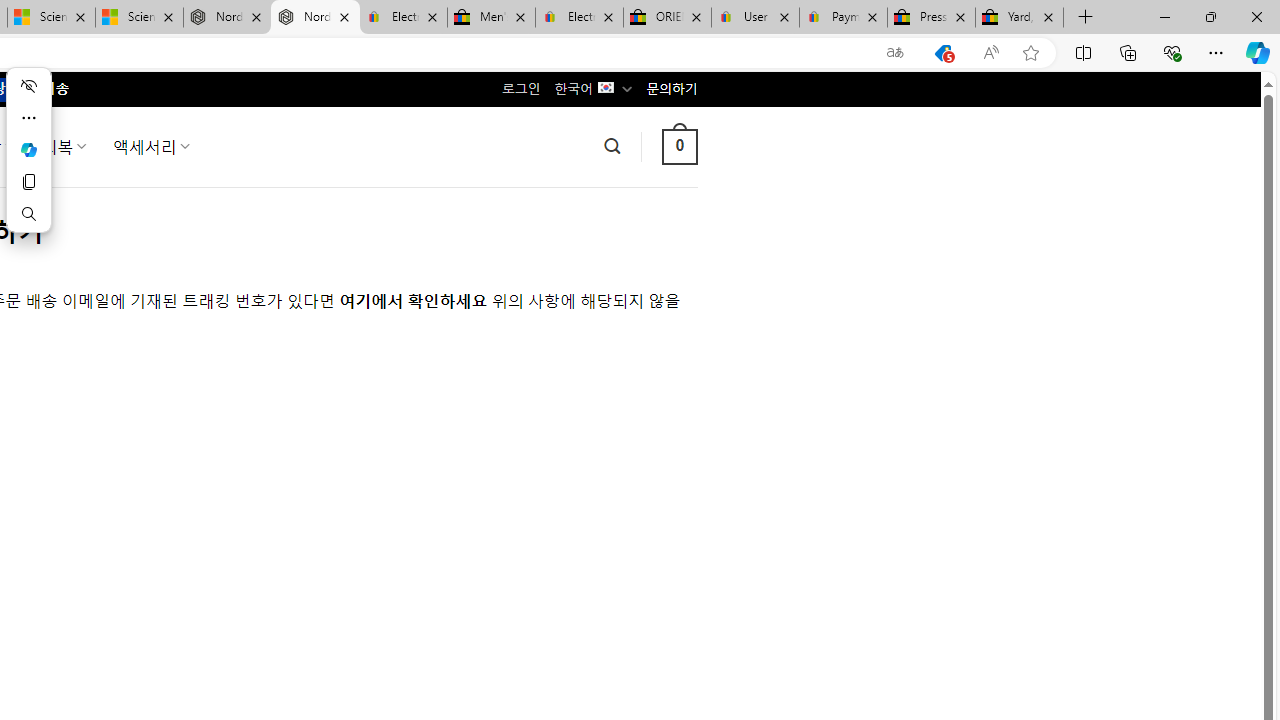 This screenshot has height=720, width=1280. Describe the element at coordinates (1164, 16) in the screenshot. I see `'Minimize'` at that location.